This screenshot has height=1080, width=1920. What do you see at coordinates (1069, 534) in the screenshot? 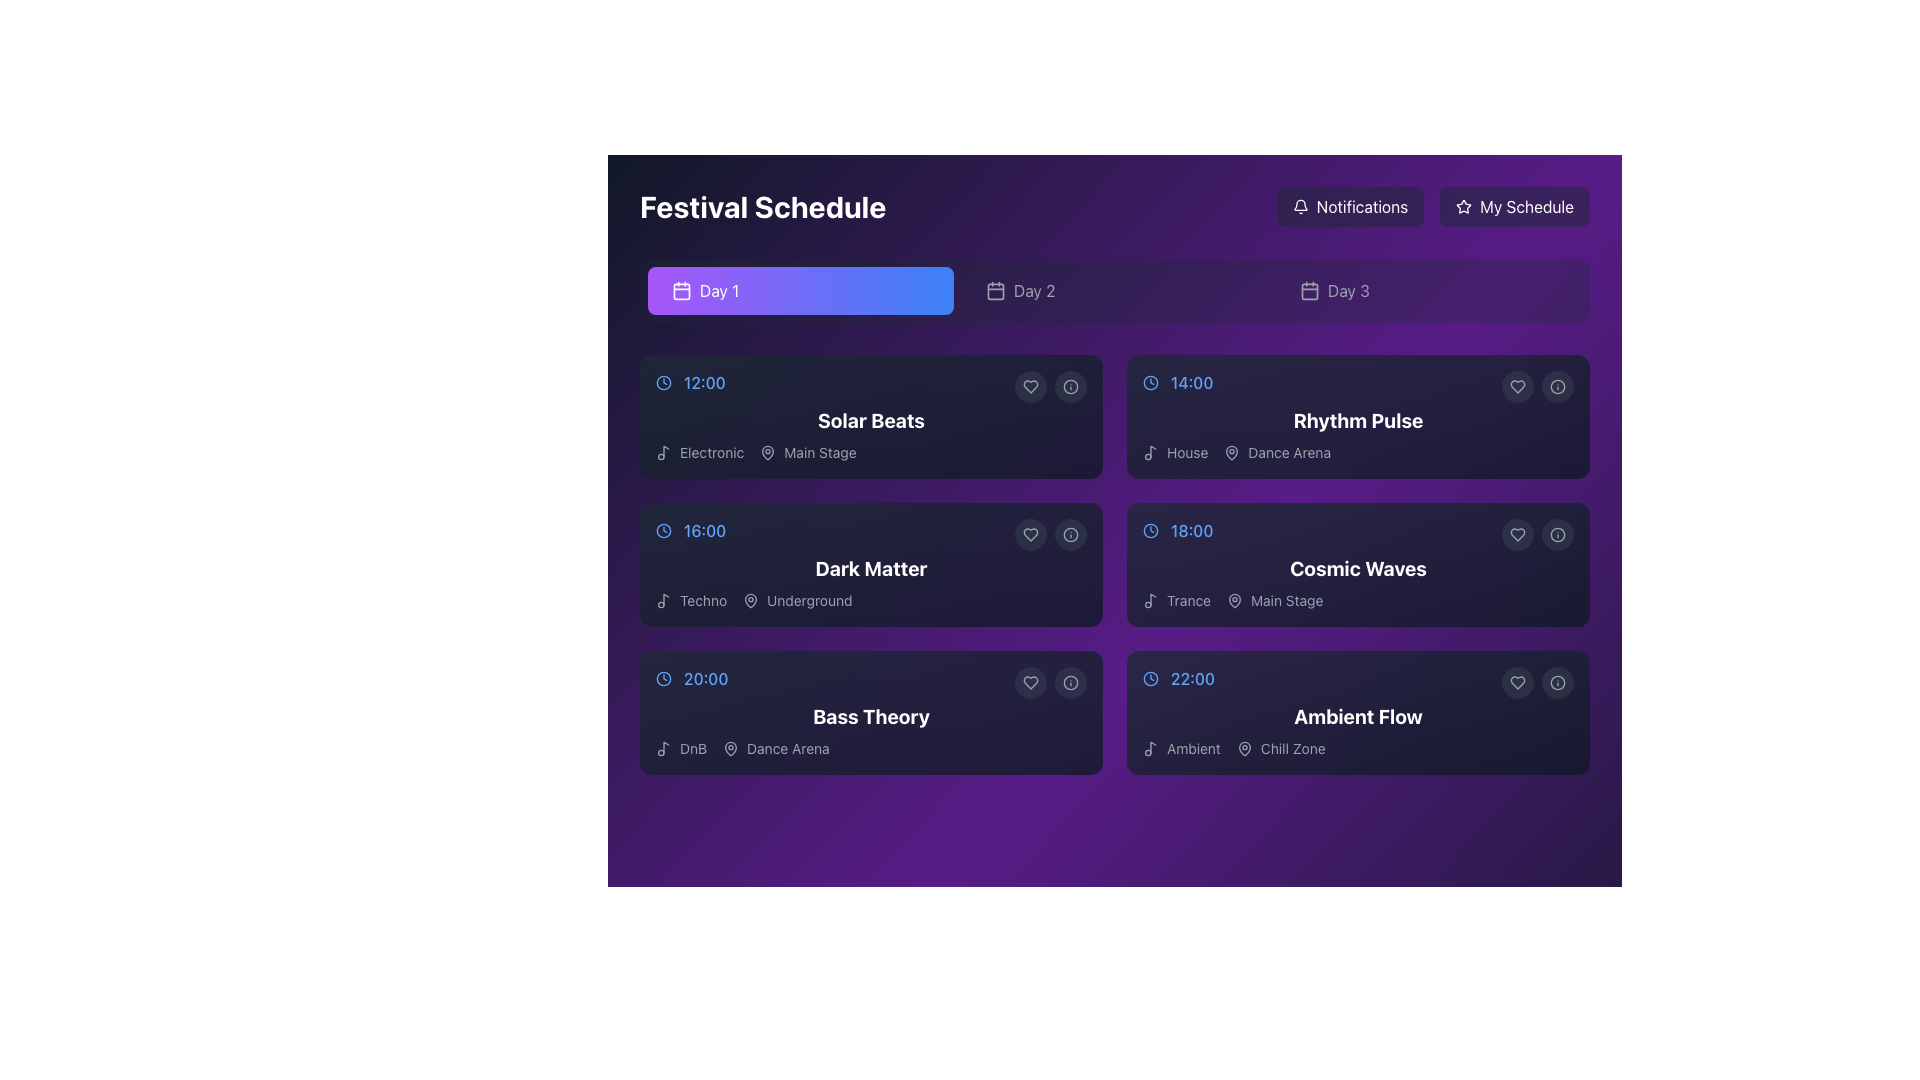
I see `the information button, the second icon in the interactive group at the top-right of the 'Dark Matter' schedule card, for keyboard interaction` at bounding box center [1069, 534].